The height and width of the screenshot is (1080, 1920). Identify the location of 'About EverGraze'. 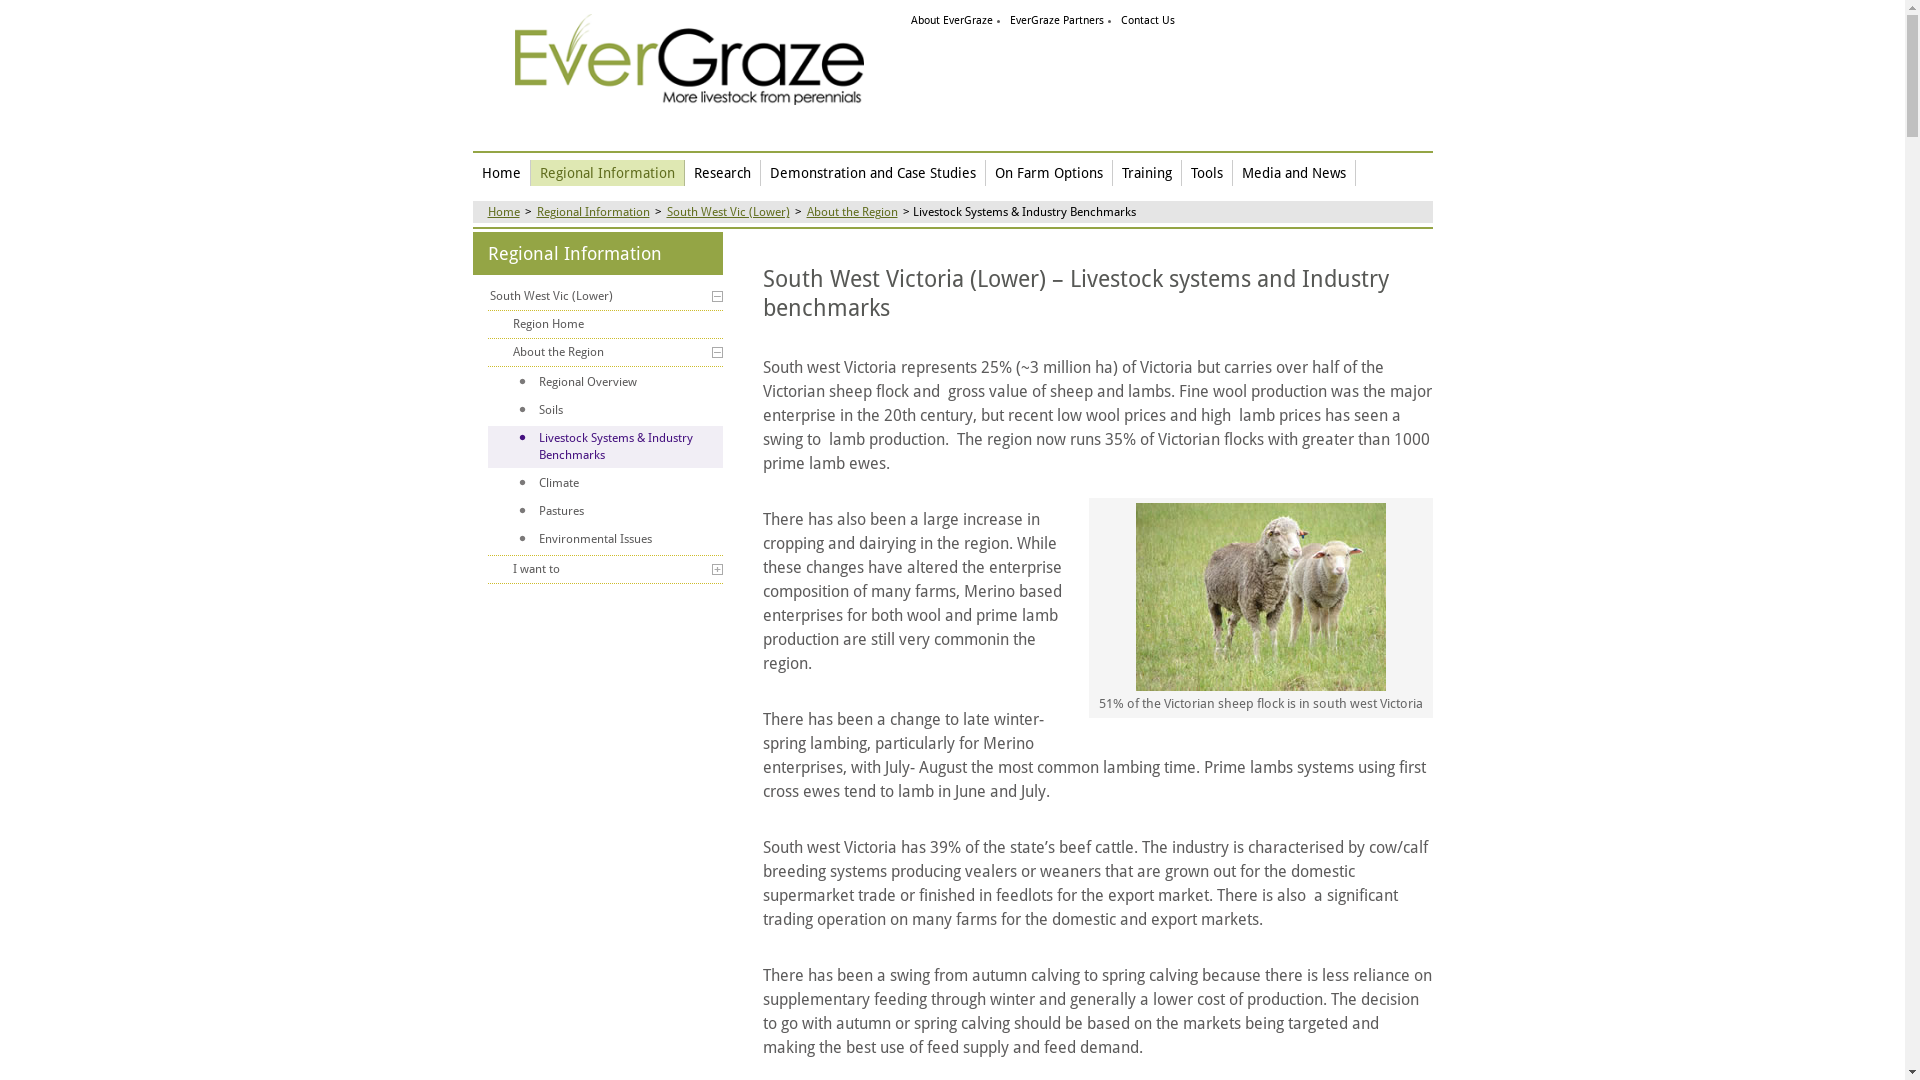
(909, 20).